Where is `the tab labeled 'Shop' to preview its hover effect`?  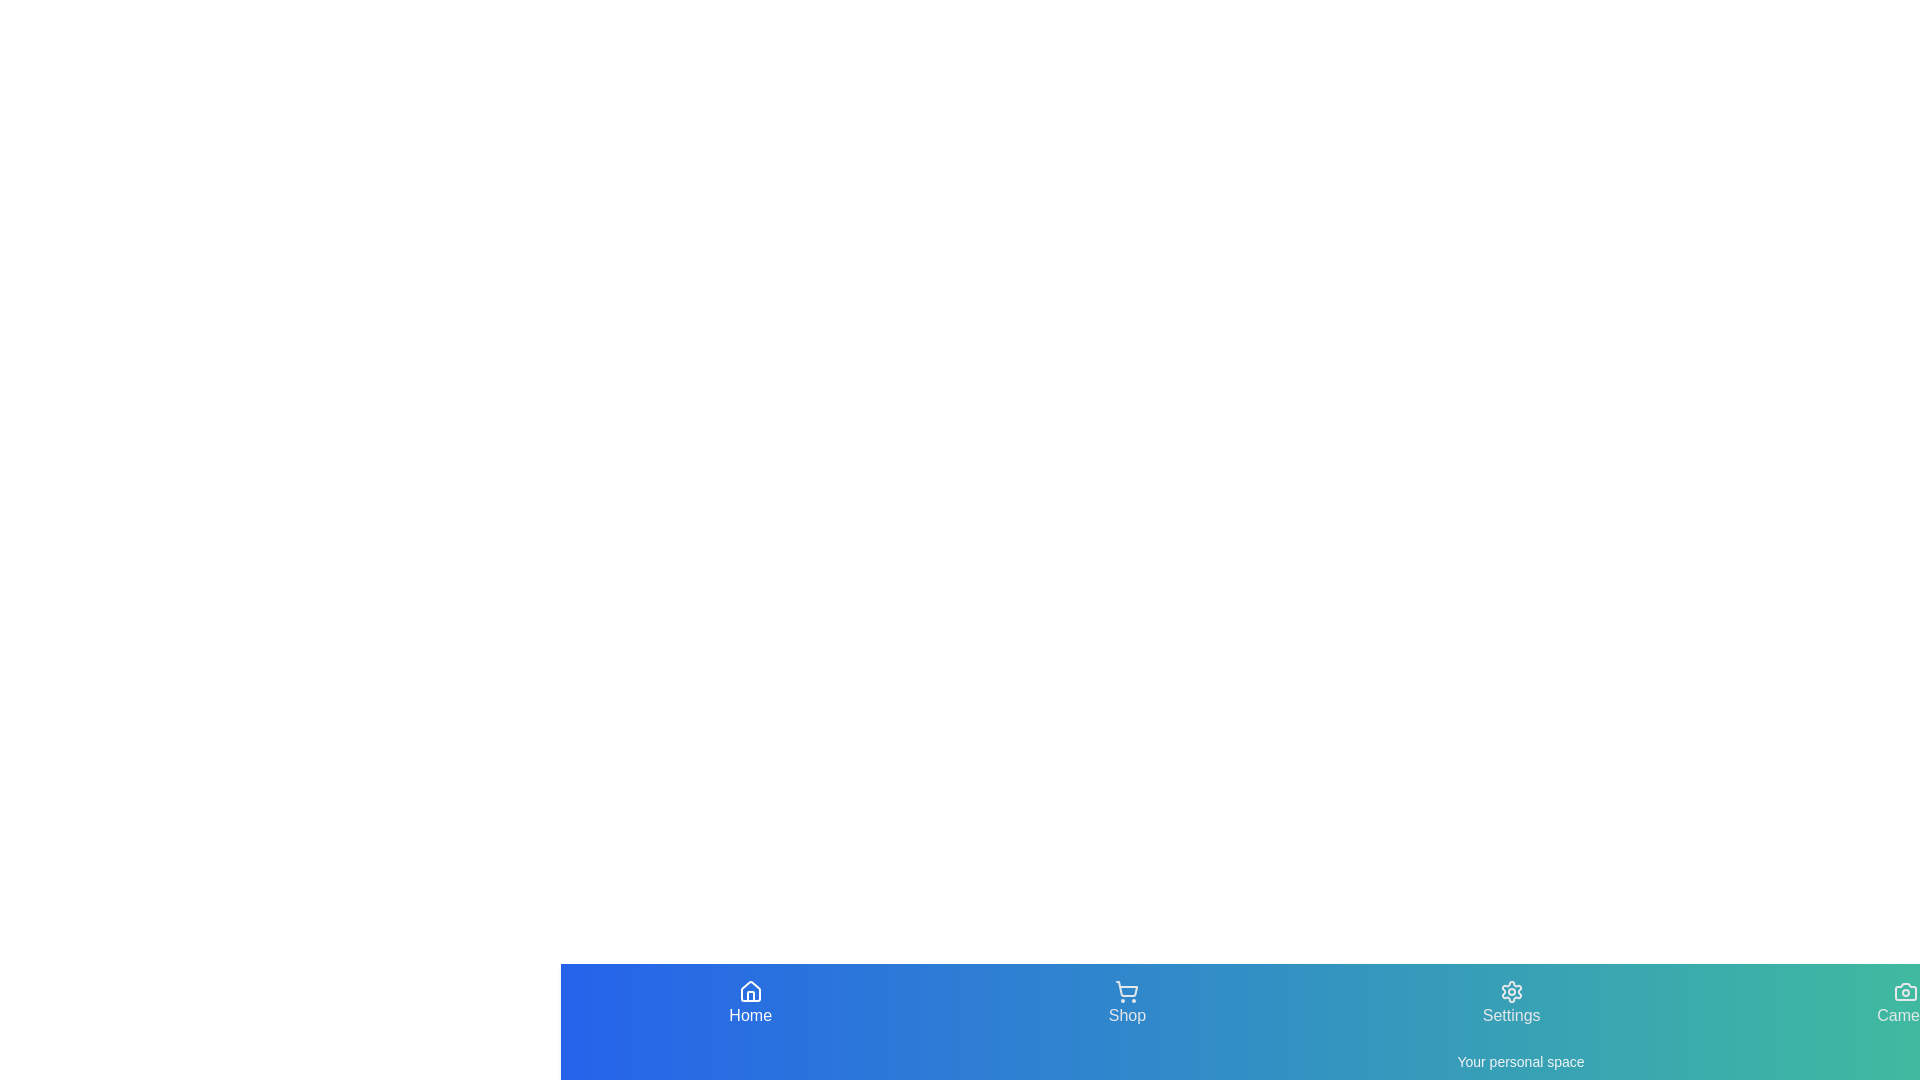
the tab labeled 'Shop' to preview its hover effect is located at coordinates (1127, 1003).